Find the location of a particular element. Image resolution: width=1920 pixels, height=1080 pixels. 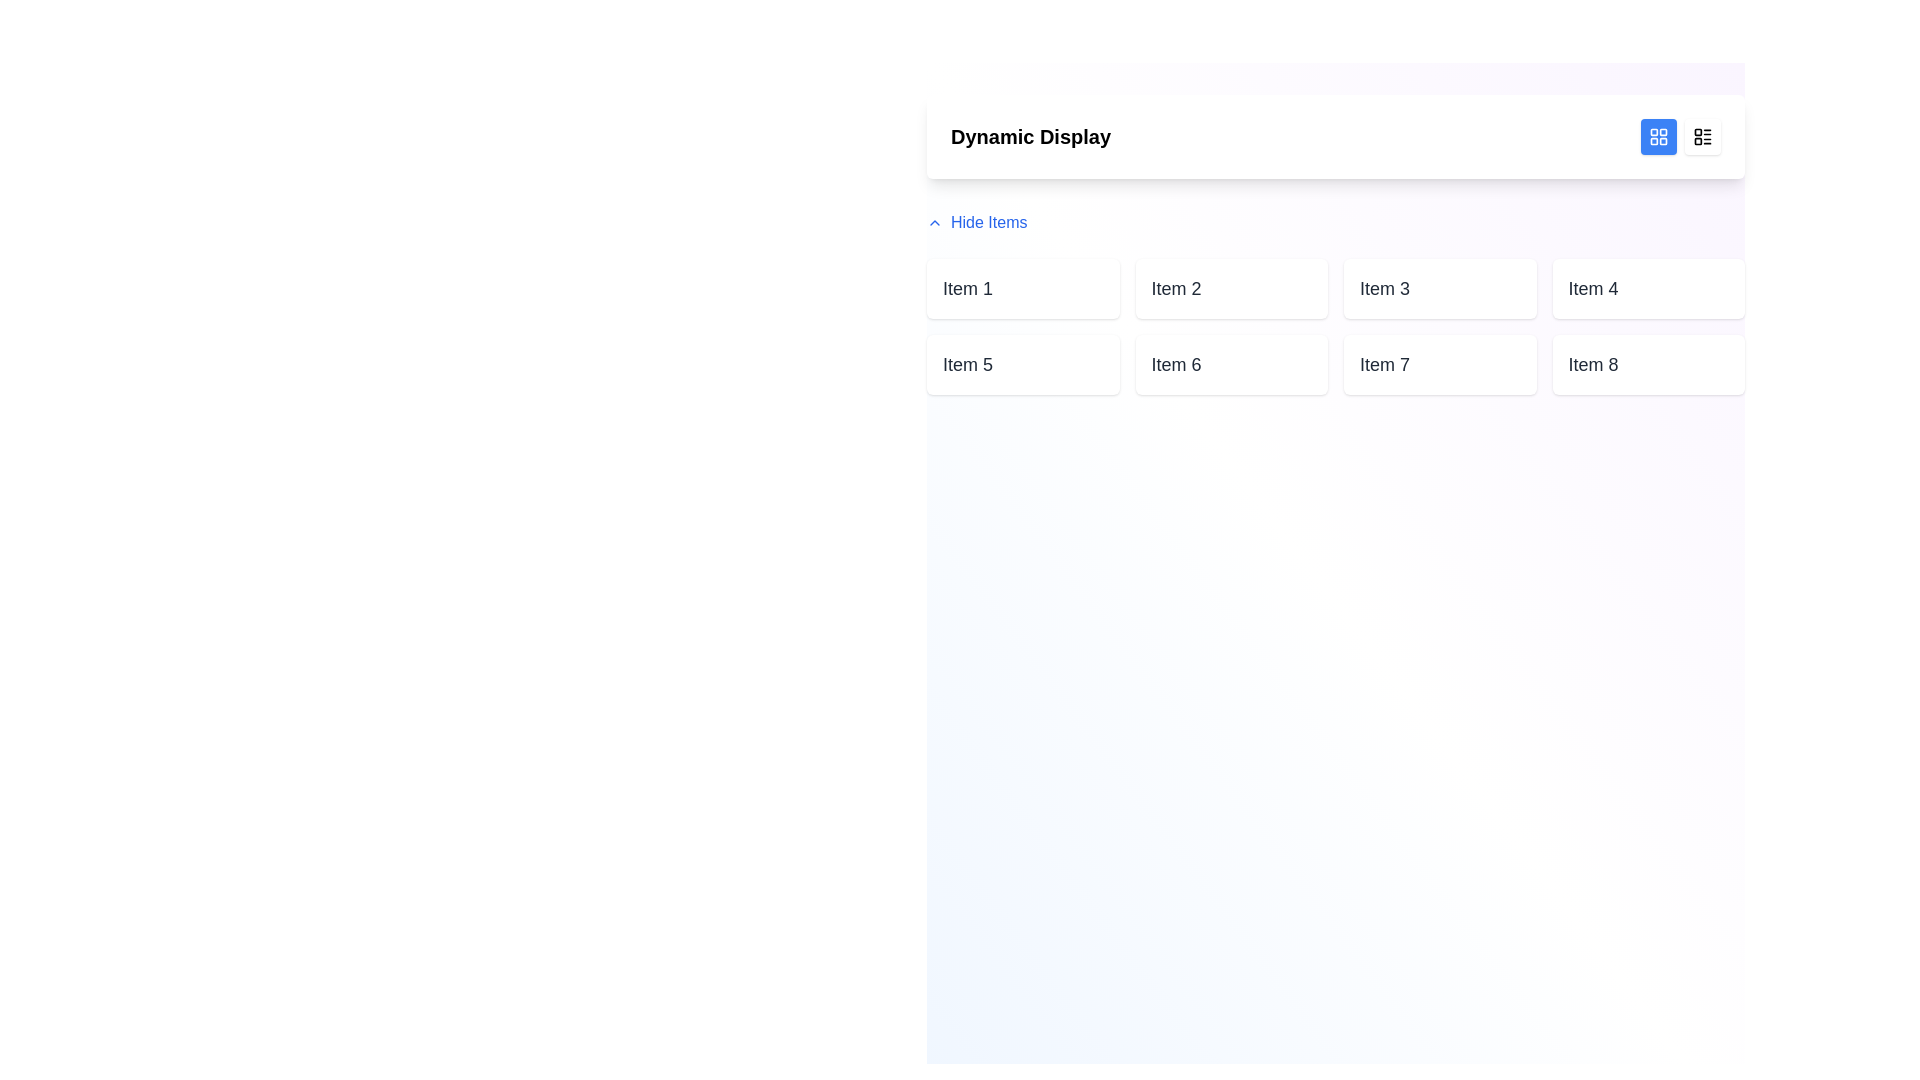

the selectable card for 'Item 1' located in the top-left corner of the grid layout is located at coordinates (1022, 289).